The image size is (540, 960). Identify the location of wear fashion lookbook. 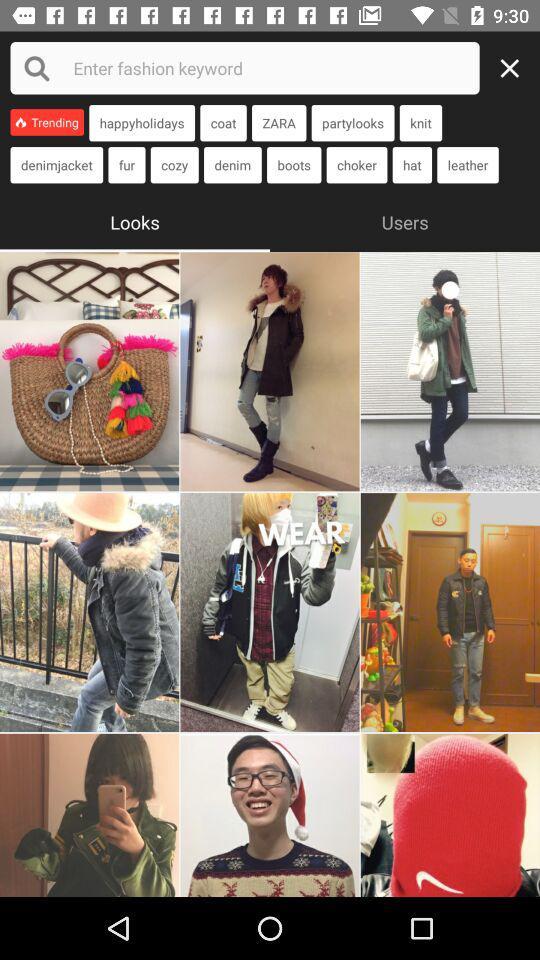
(450, 370).